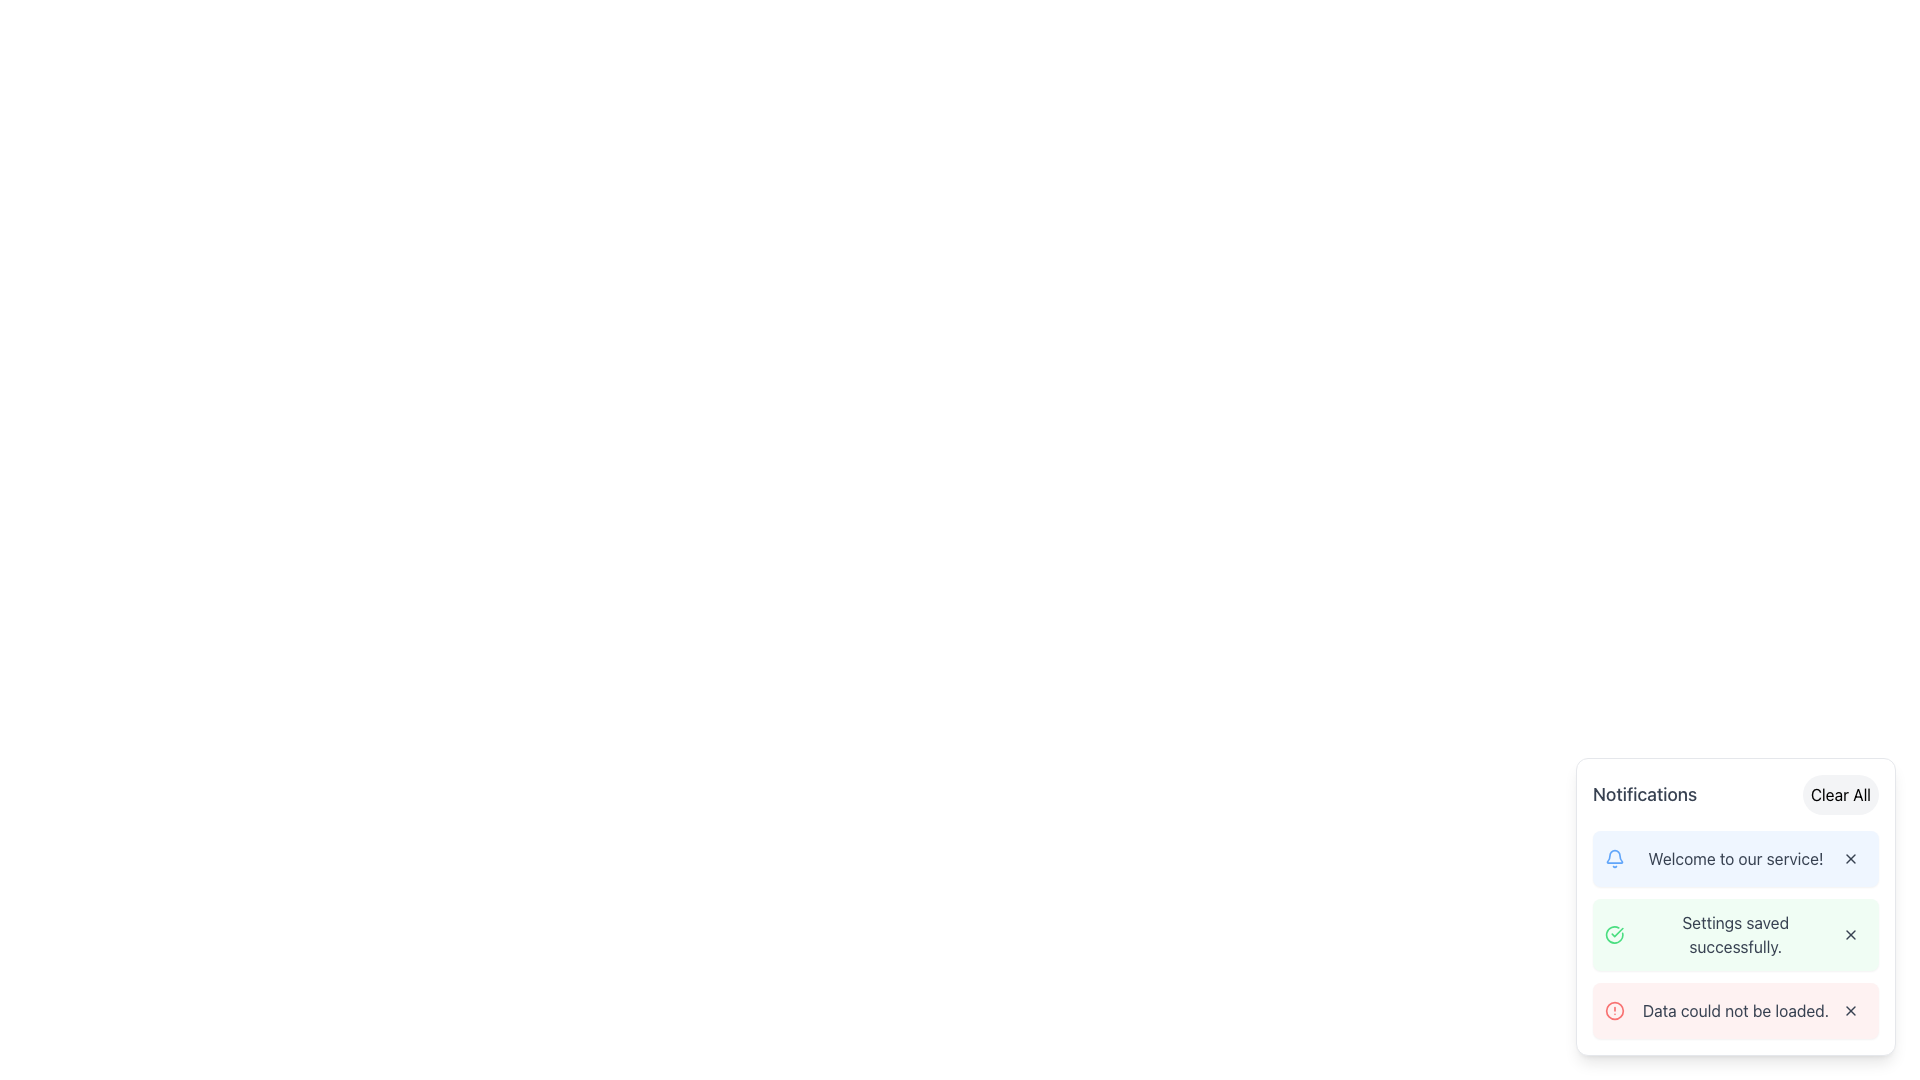 Image resolution: width=1920 pixels, height=1080 pixels. I want to click on the close button located at the bottom-right corner of the page, so click(1850, 1010).